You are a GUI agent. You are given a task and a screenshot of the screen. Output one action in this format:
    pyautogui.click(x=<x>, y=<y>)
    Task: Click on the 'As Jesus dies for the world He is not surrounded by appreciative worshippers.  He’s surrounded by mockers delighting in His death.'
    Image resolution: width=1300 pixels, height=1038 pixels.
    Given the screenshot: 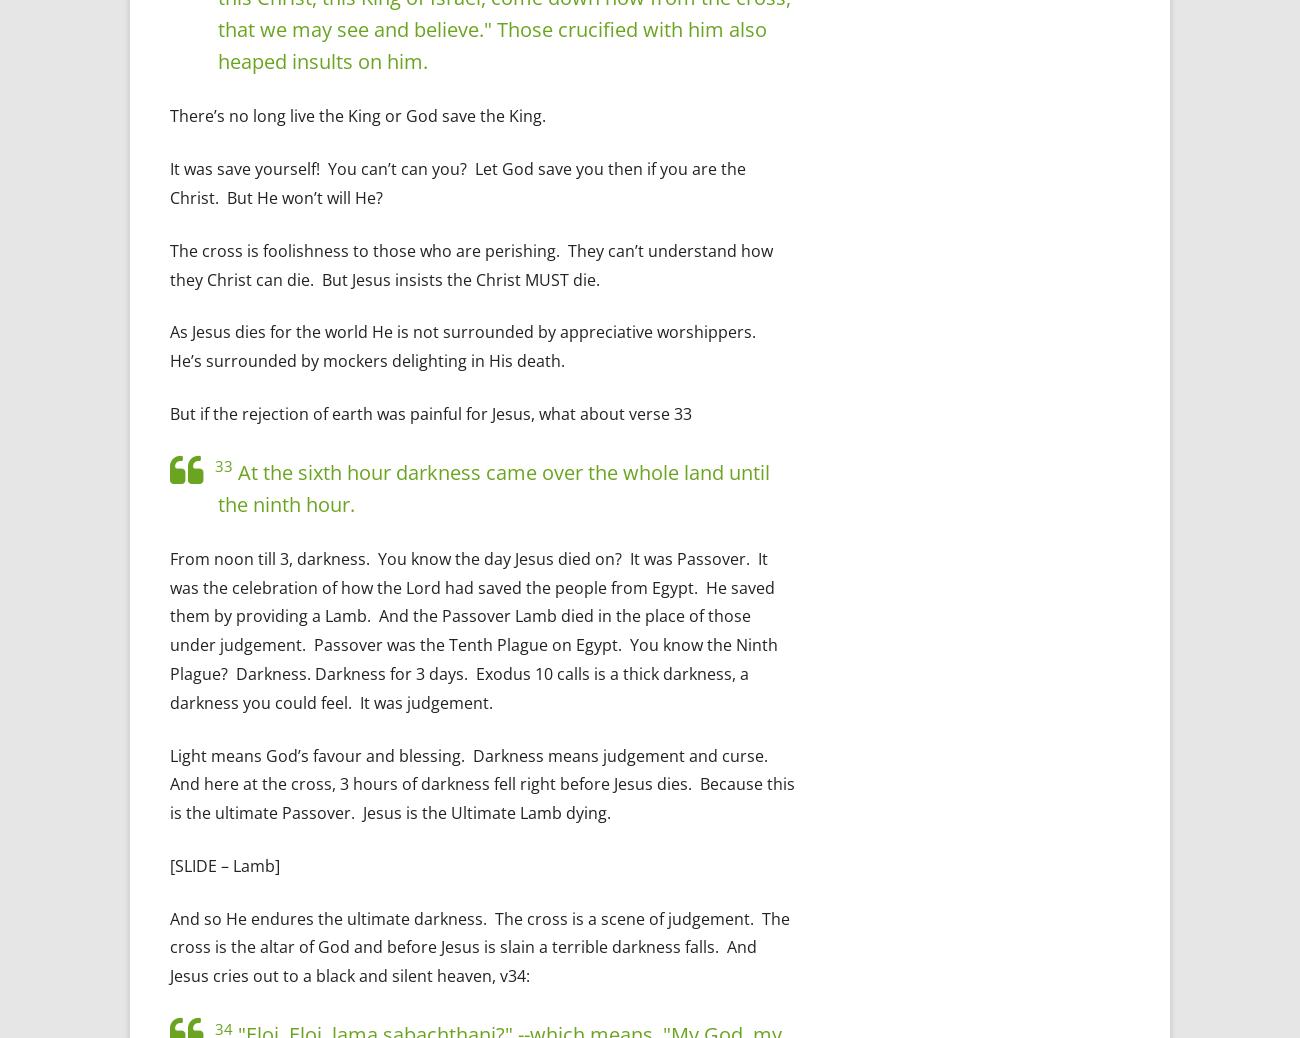 What is the action you would take?
    pyautogui.click(x=464, y=346)
    